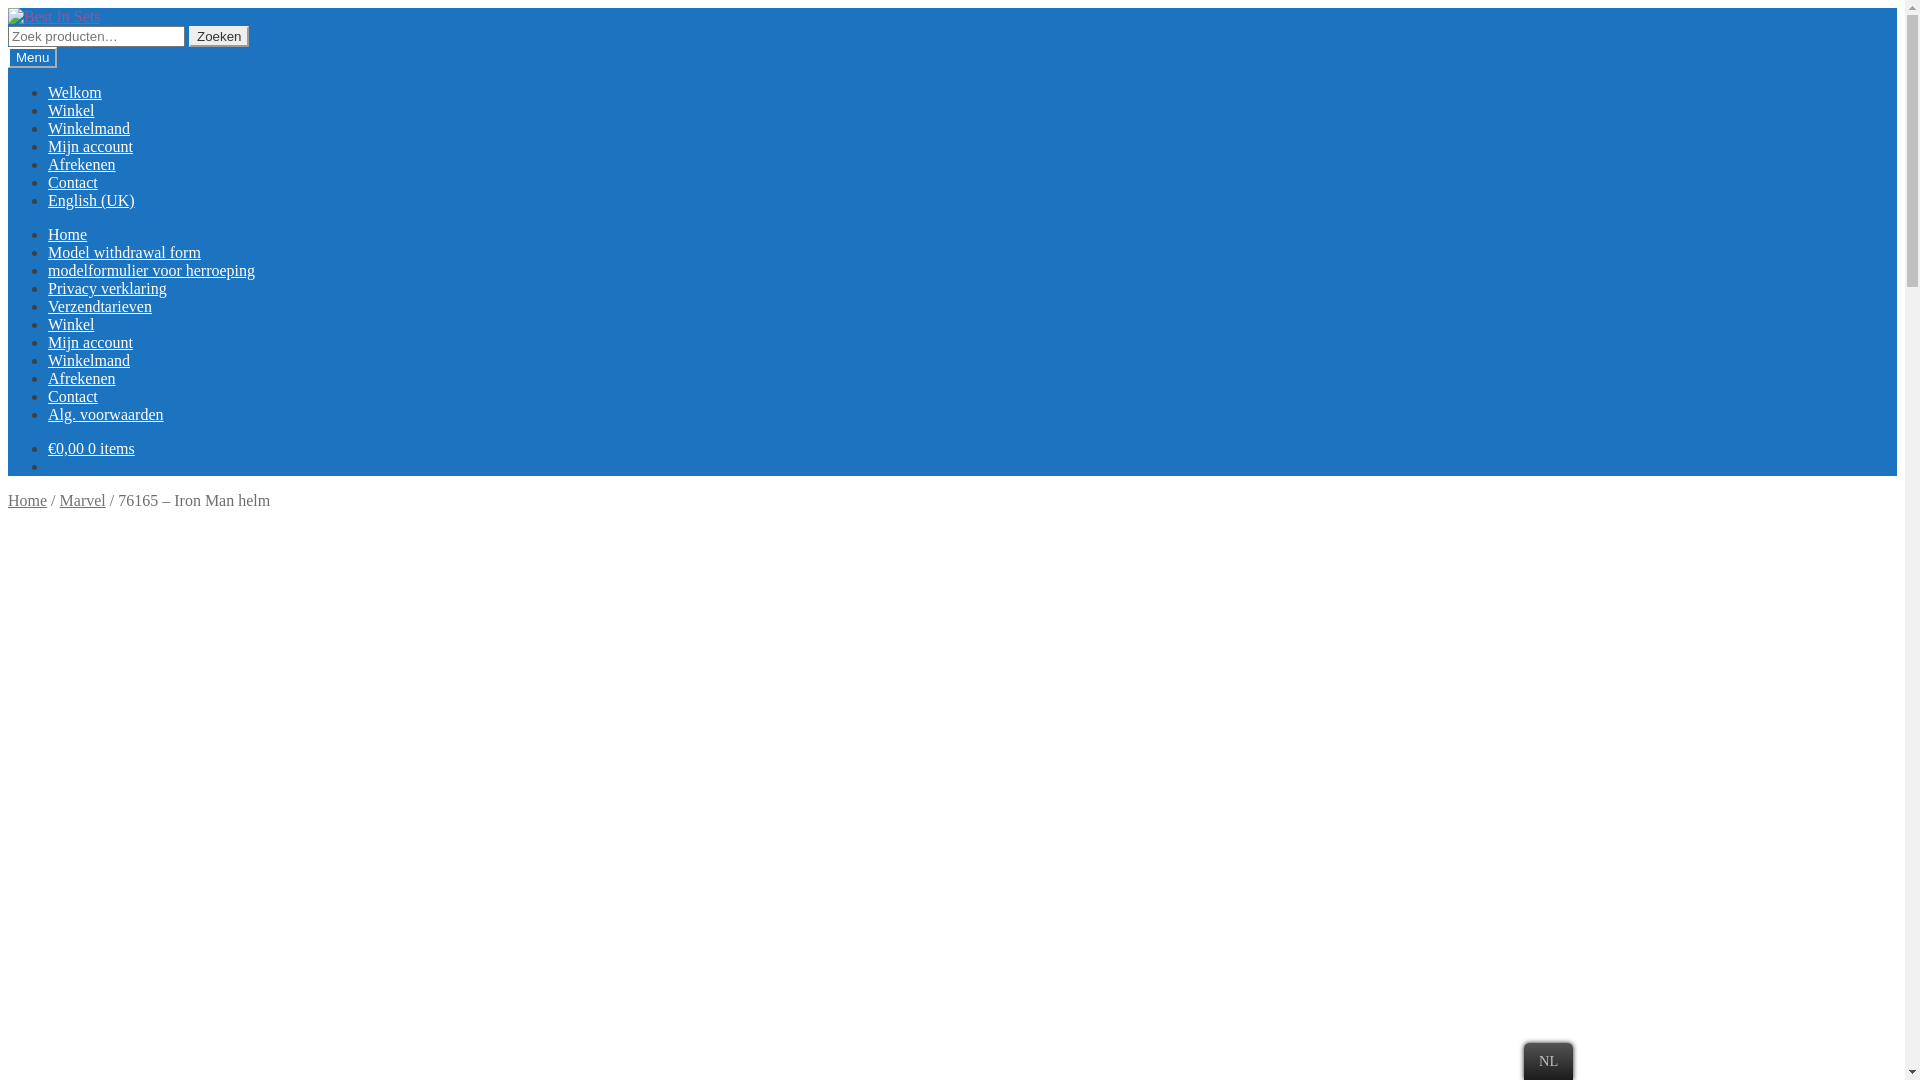 This screenshot has height=1080, width=1920. Describe the element at coordinates (48, 270) in the screenshot. I see `'modelformulier voor herroeping'` at that location.